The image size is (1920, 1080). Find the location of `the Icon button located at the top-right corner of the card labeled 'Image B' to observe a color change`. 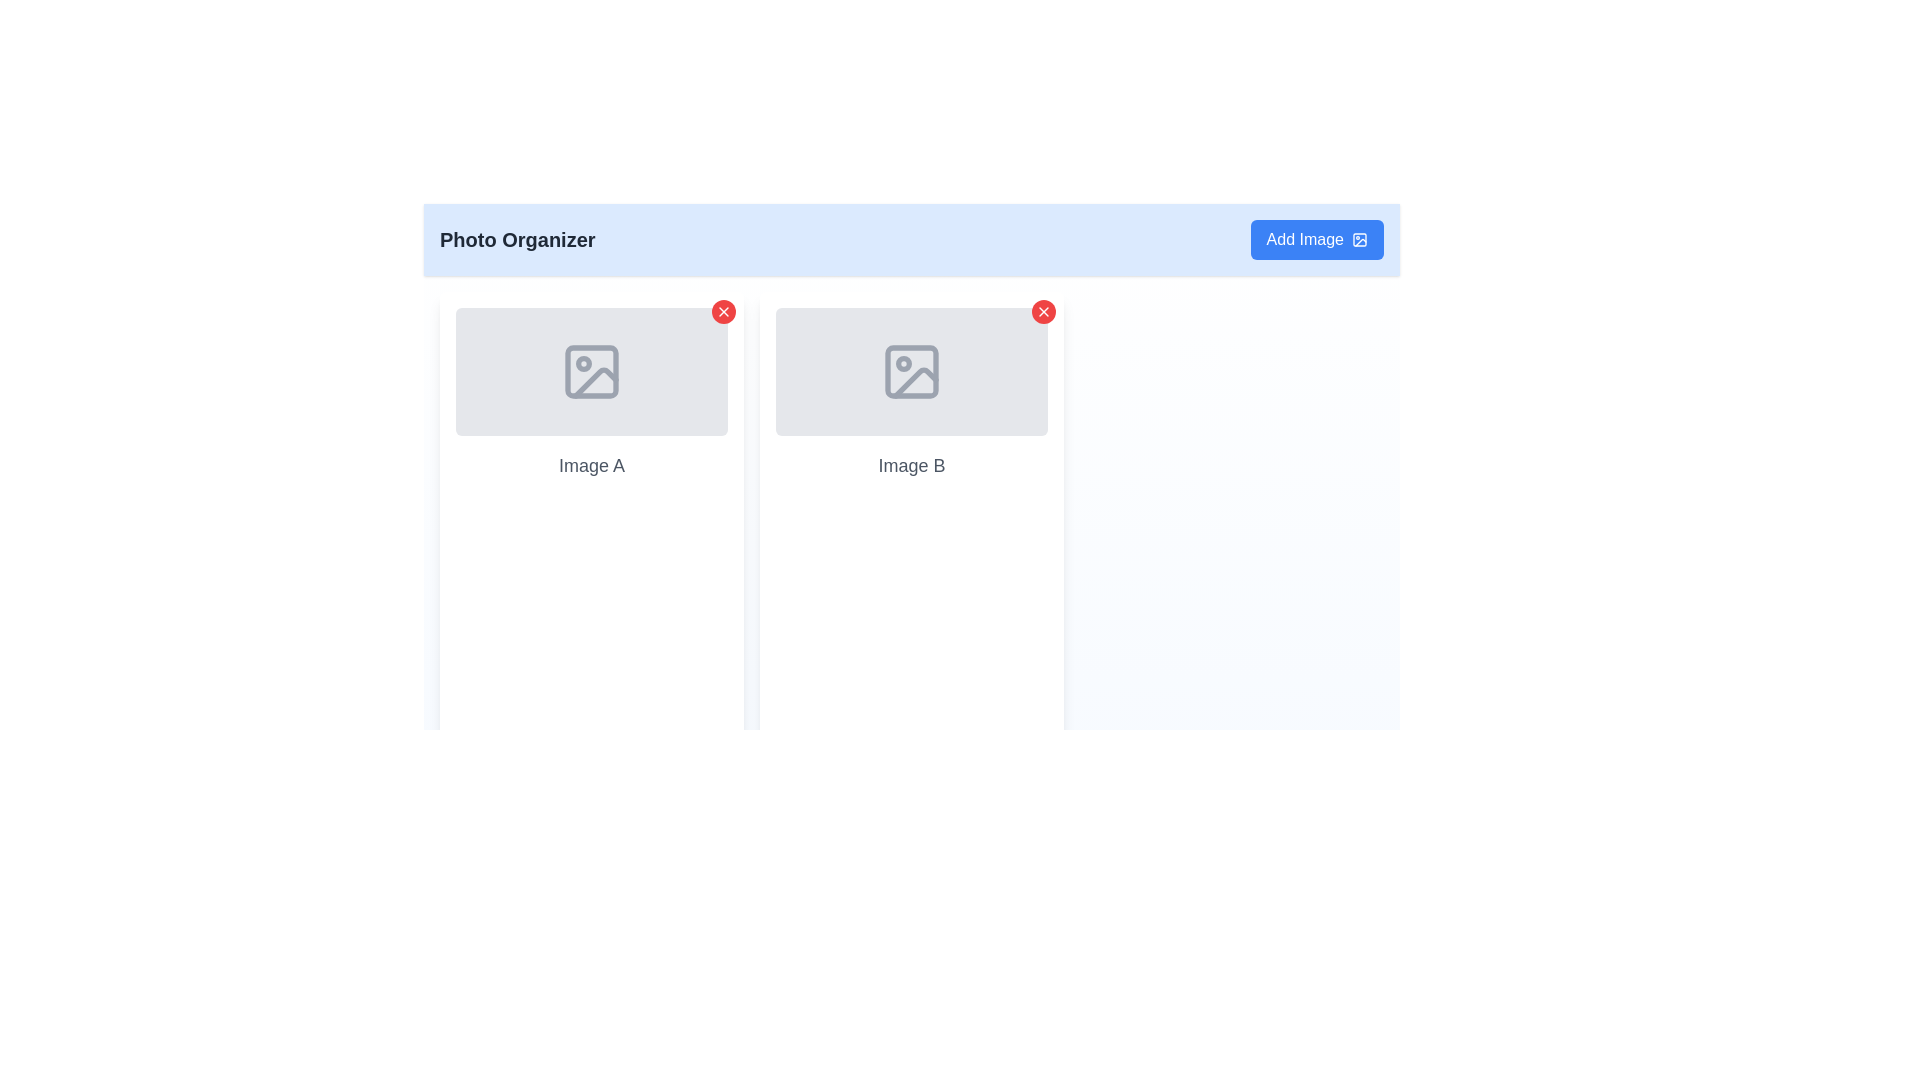

the Icon button located at the top-right corner of the card labeled 'Image B' to observe a color change is located at coordinates (1042, 312).